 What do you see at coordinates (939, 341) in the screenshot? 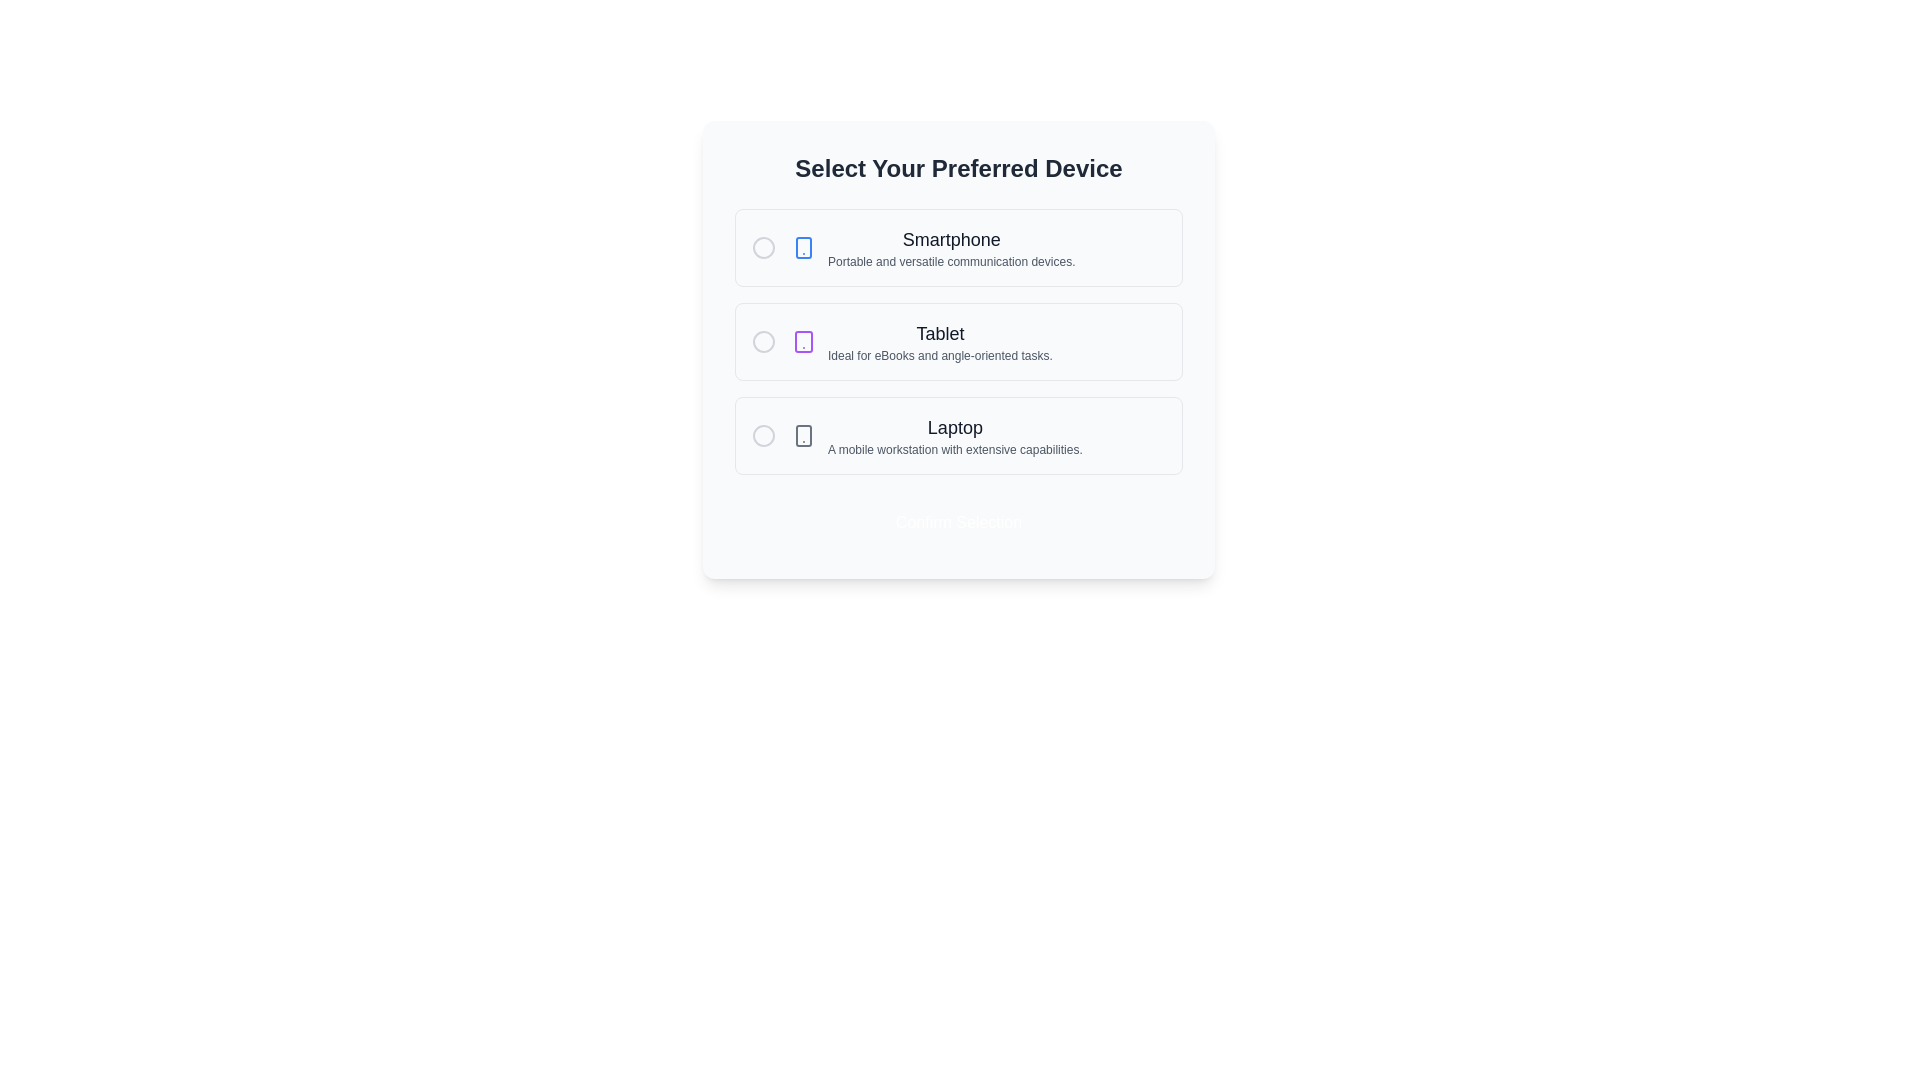
I see `descriptive label for the 'Tablet' device option, which is the second item in a vertical list of device options in the selection dialog` at bounding box center [939, 341].